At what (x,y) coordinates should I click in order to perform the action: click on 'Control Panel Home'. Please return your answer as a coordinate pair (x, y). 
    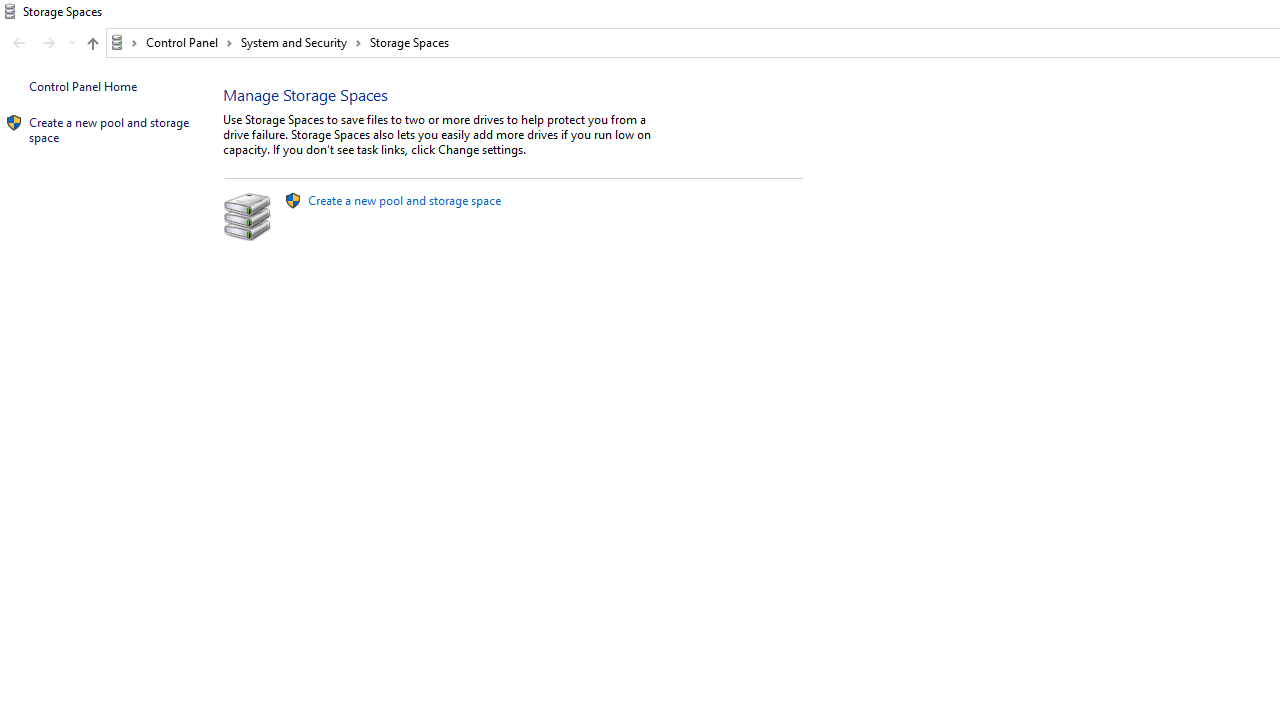
    Looking at the image, I should click on (82, 85).